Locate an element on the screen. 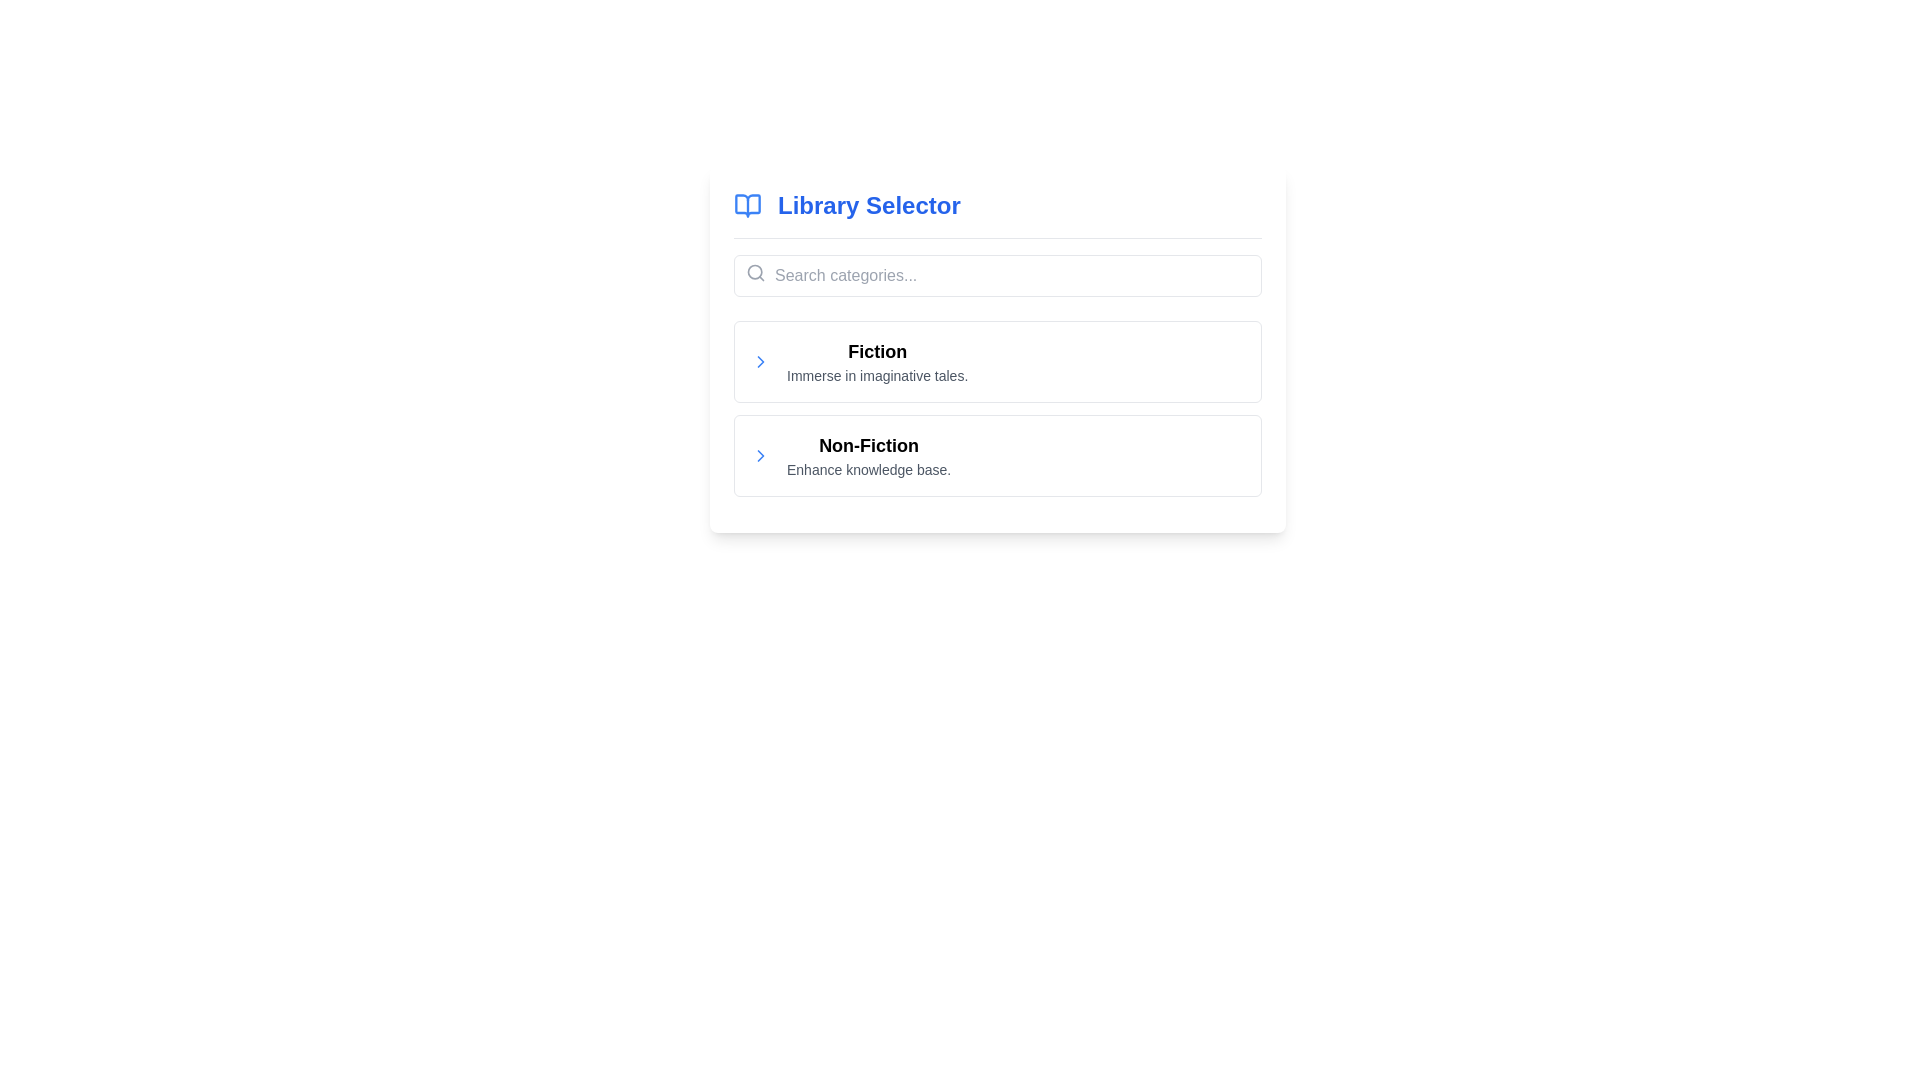 The height and width of the screenshot is (1080, 1920). the second item in the vertically stacked list, which is a clickable list item related to 'Non-Fiction' is located at coordinates (998, 455).